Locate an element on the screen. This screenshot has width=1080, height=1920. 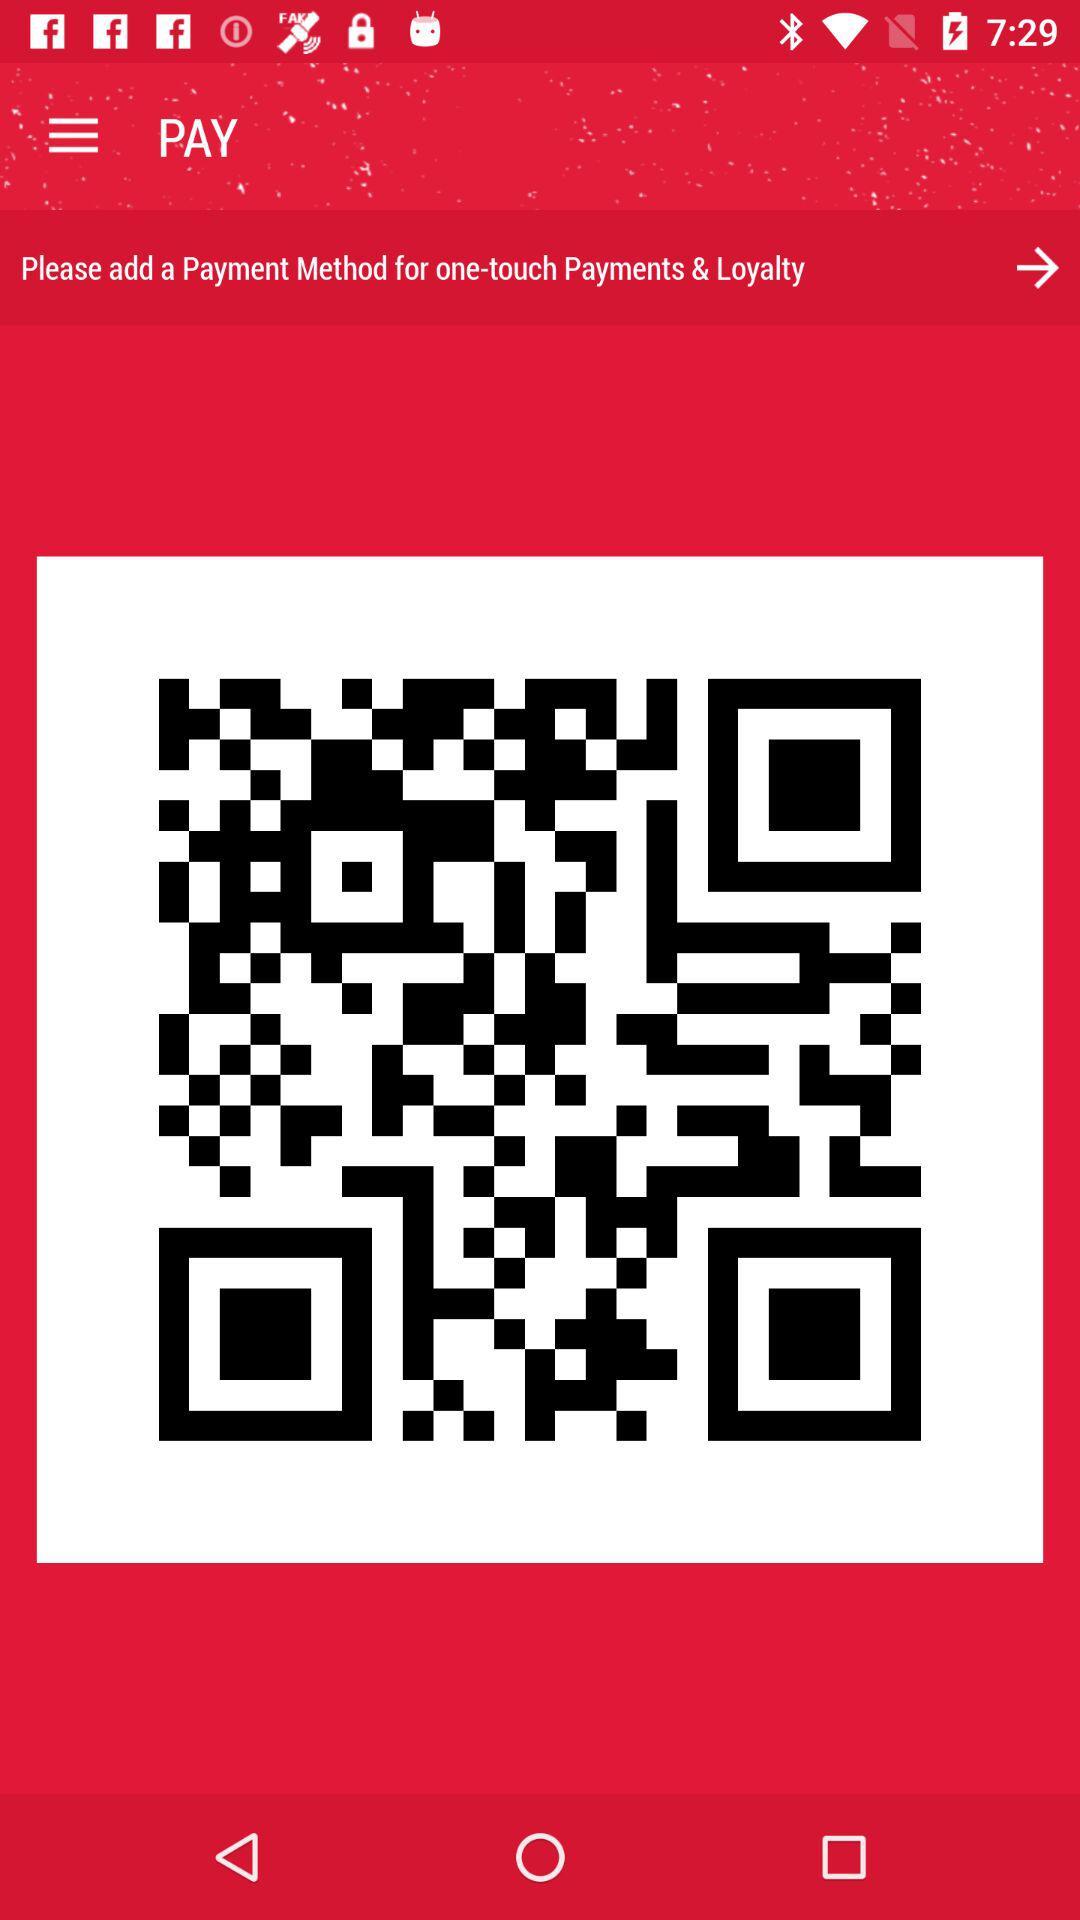
the please add a item is located at coordinates (540, 266).